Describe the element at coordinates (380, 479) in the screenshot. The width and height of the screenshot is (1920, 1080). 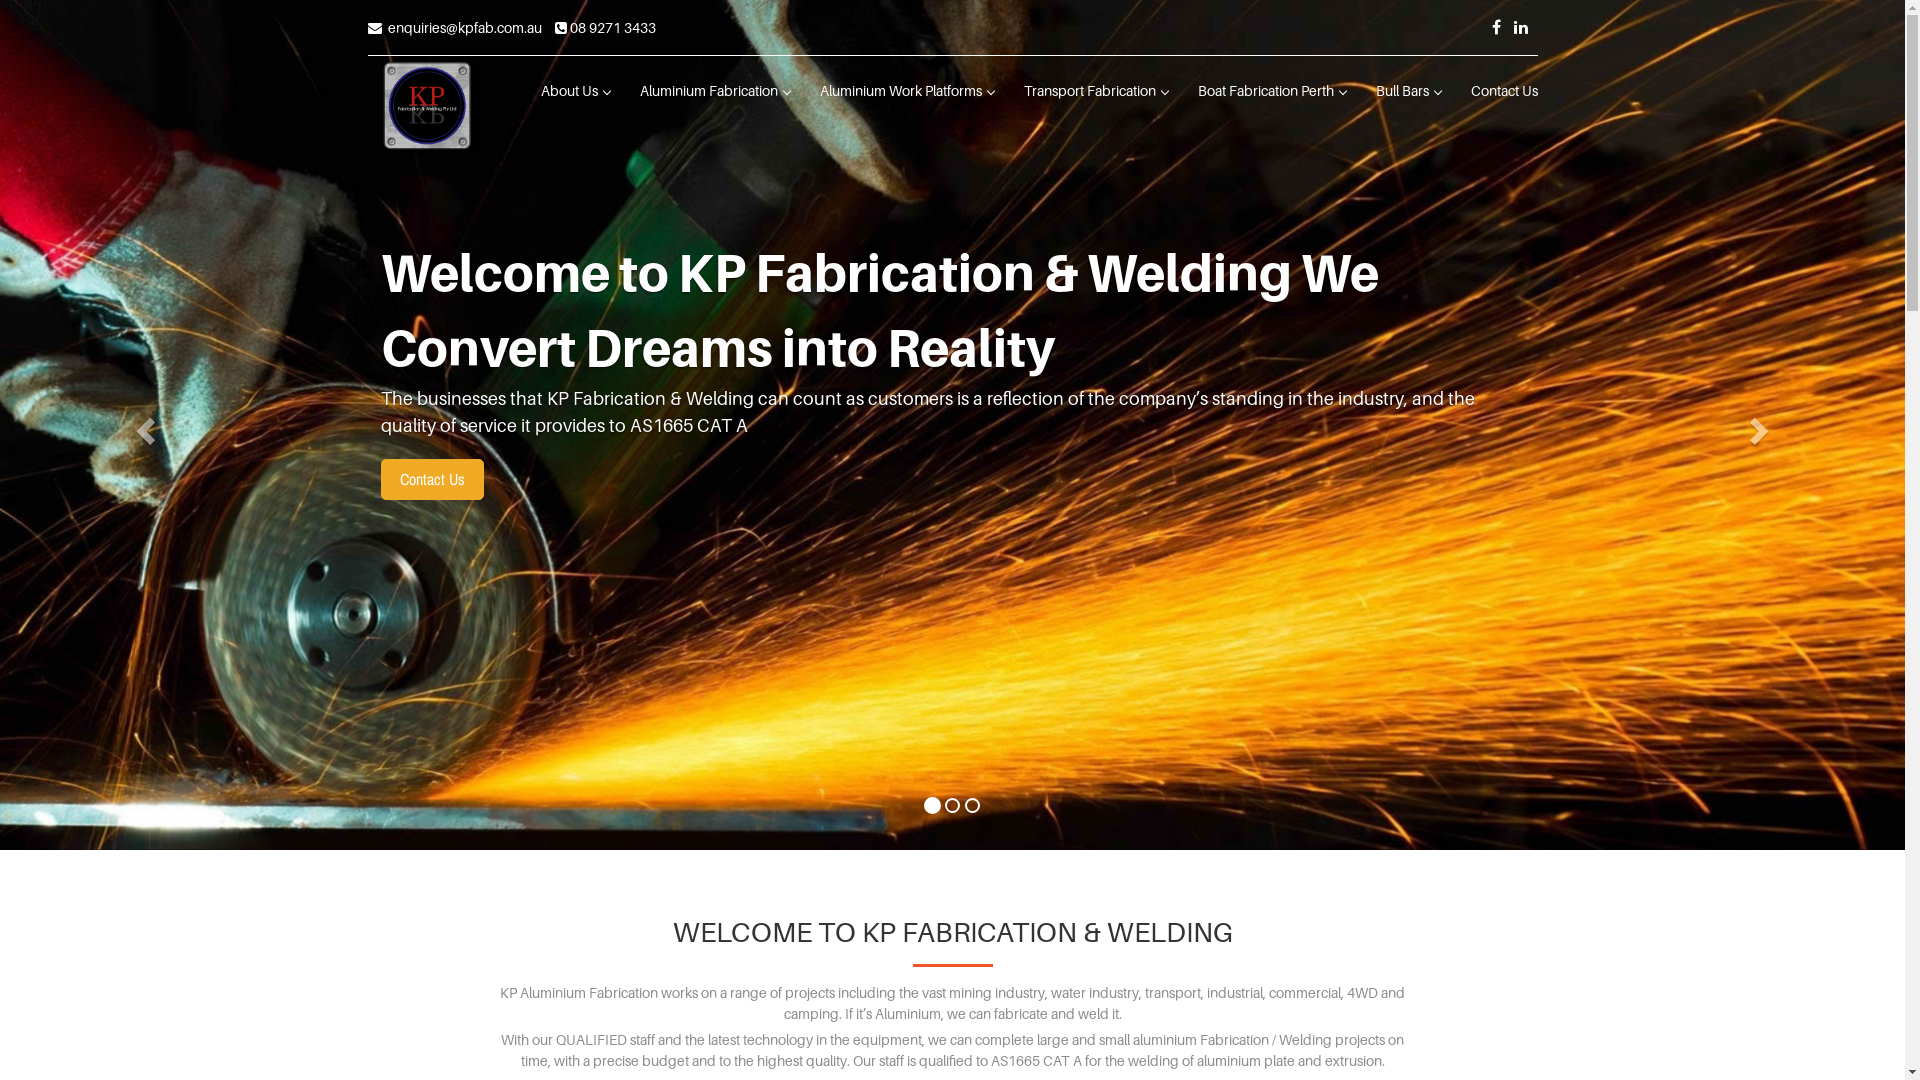
I see `'Contact Us'` at that location.